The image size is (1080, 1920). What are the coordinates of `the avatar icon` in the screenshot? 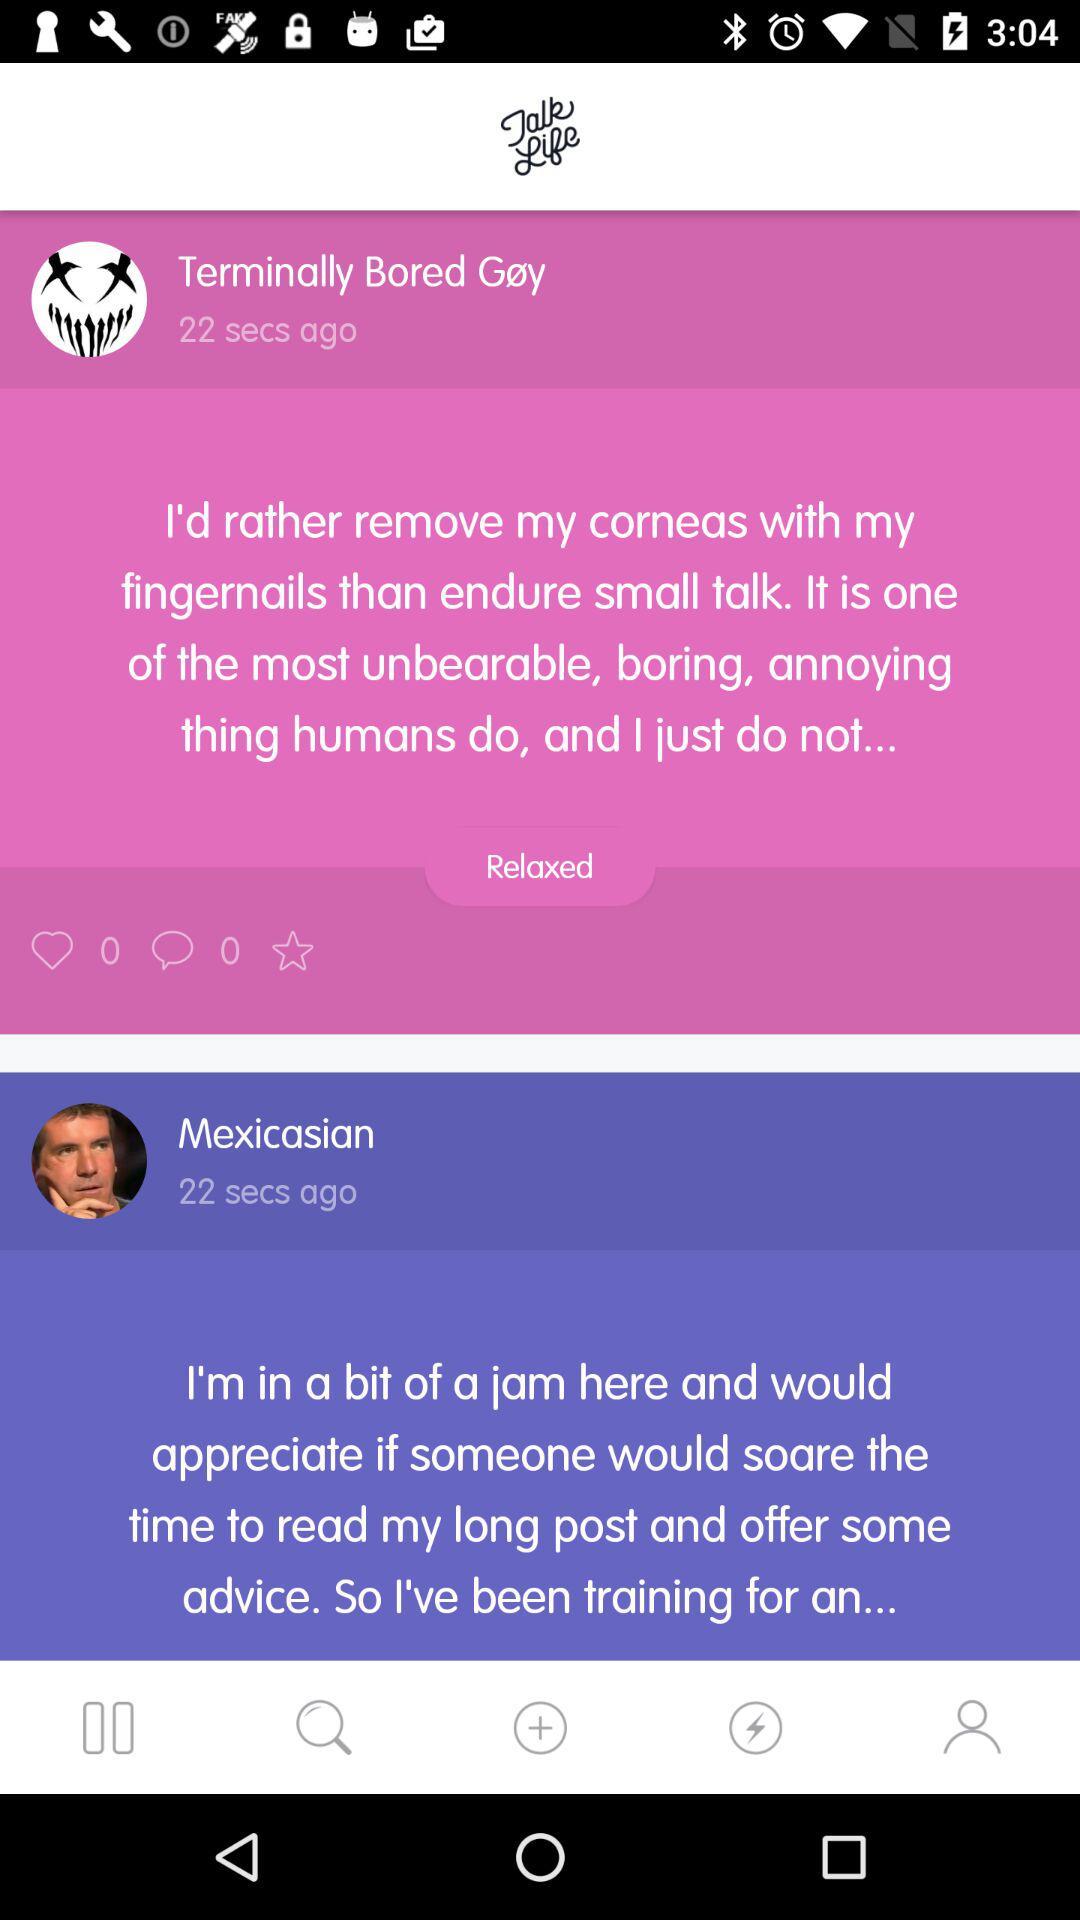 It's located at (971, 1726).